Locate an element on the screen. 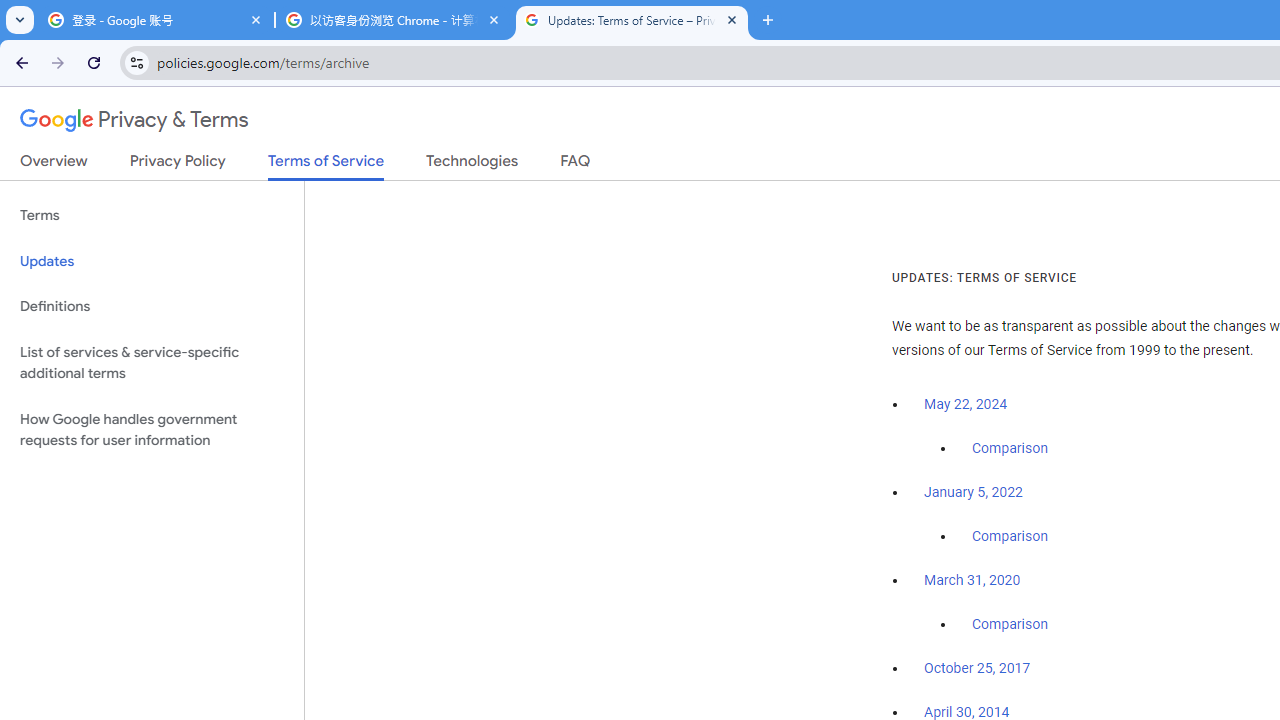 This screenshot has width=1280, height=720. 'List of services & service-specific additional terms' is located at coordinates (151, 362).